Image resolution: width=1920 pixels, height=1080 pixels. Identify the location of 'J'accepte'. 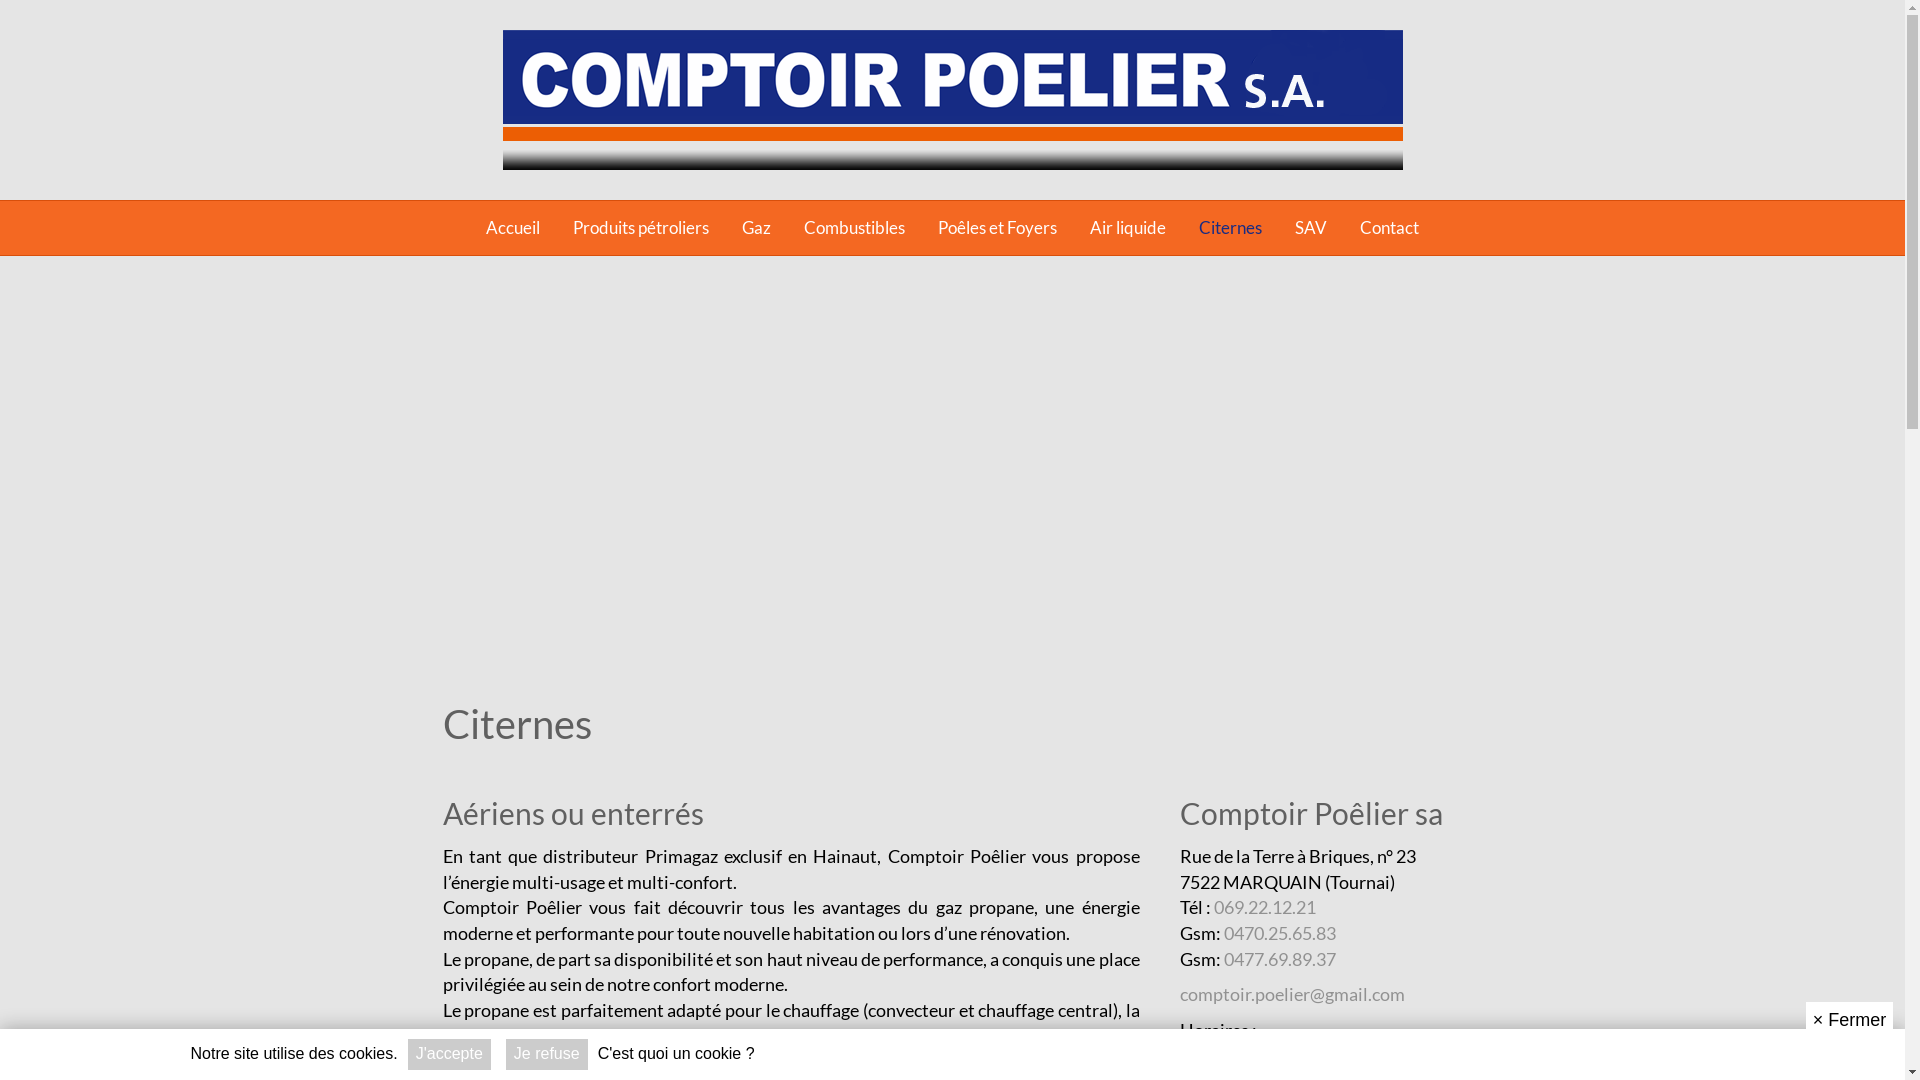
(448, 1053).